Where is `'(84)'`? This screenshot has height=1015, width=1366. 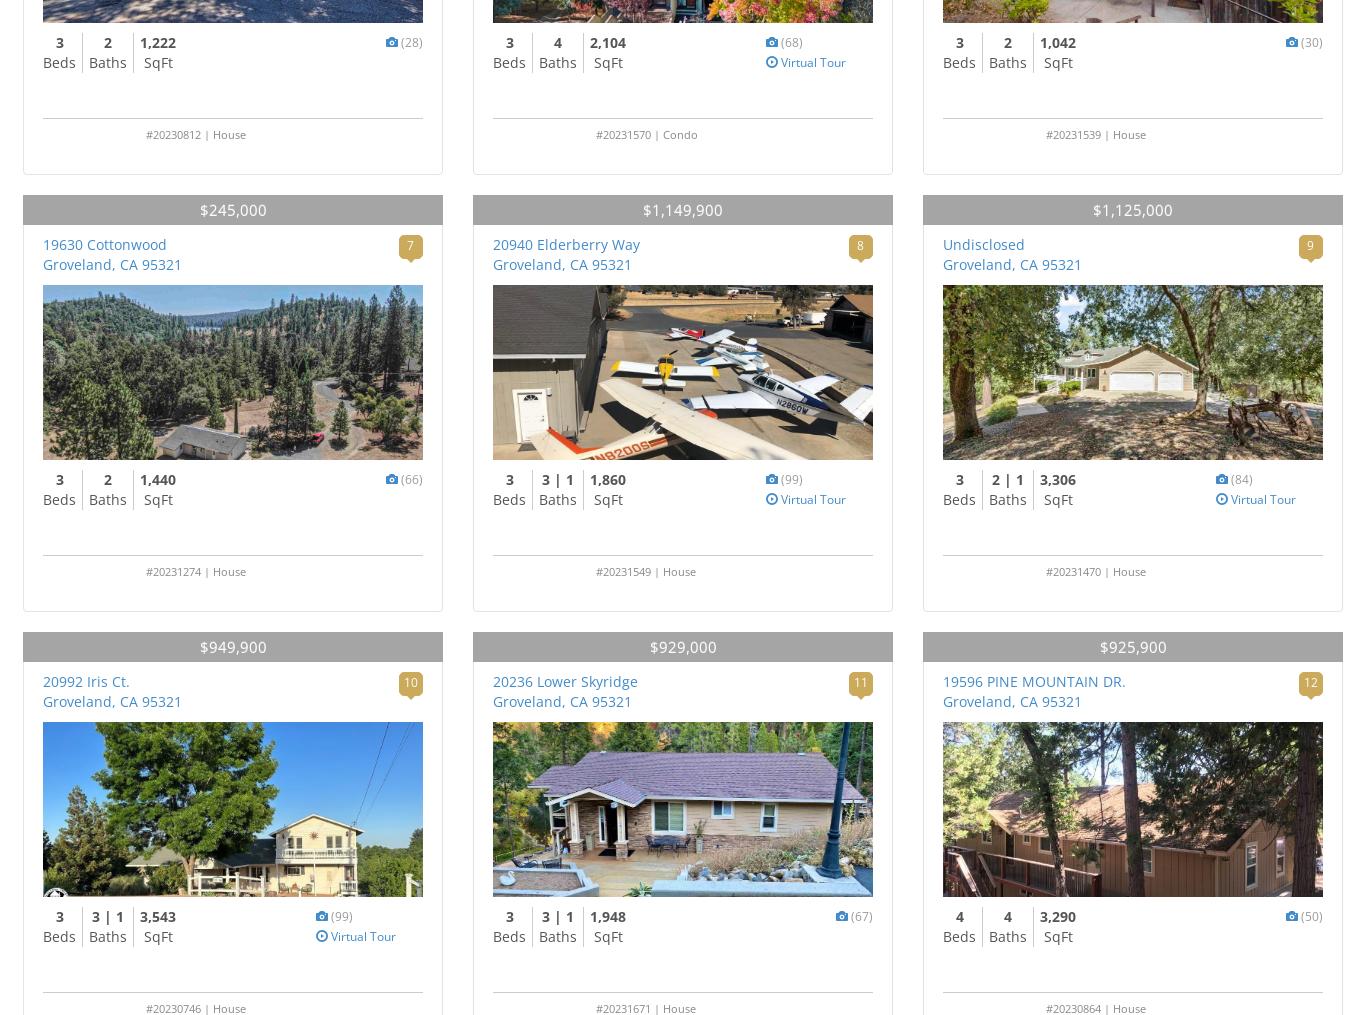
'(84)' is located at coordinates (1241, 478).